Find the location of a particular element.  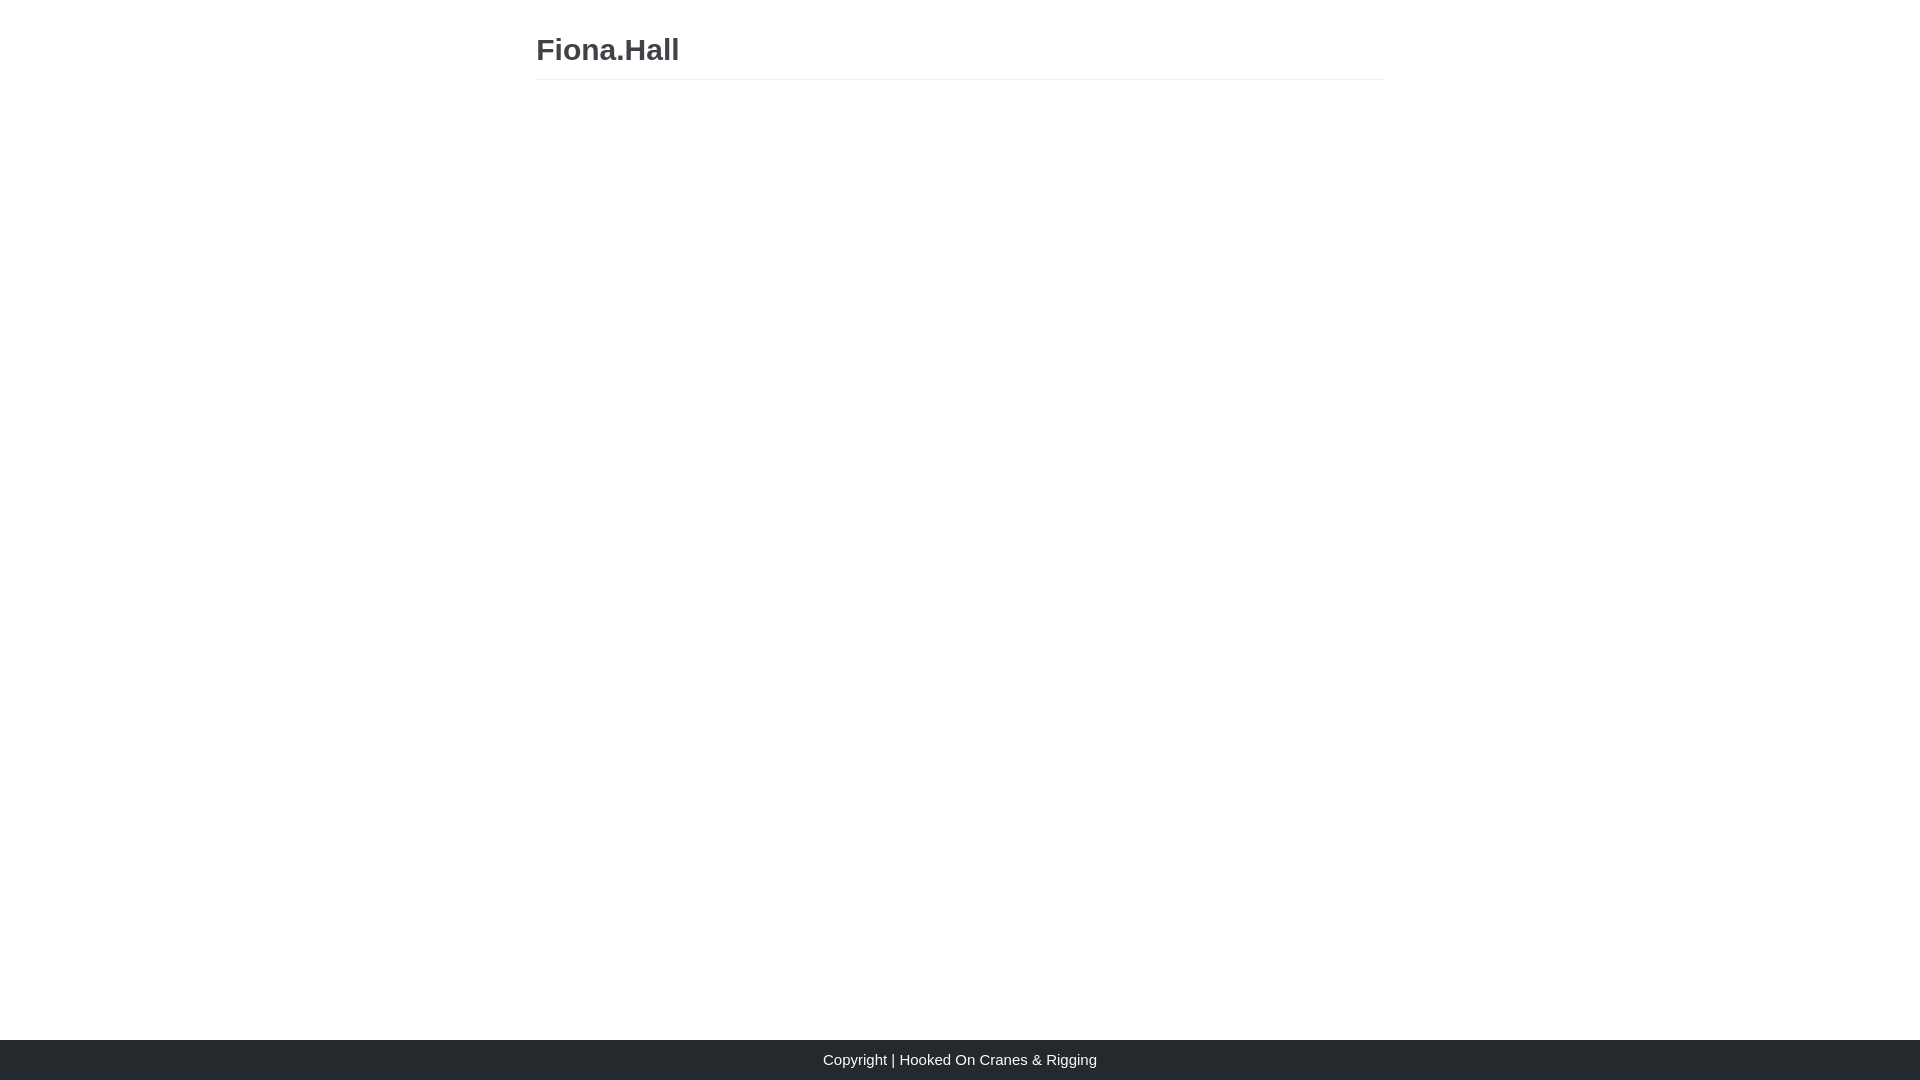

'Skip to content' is located at coordinates (19, 10).